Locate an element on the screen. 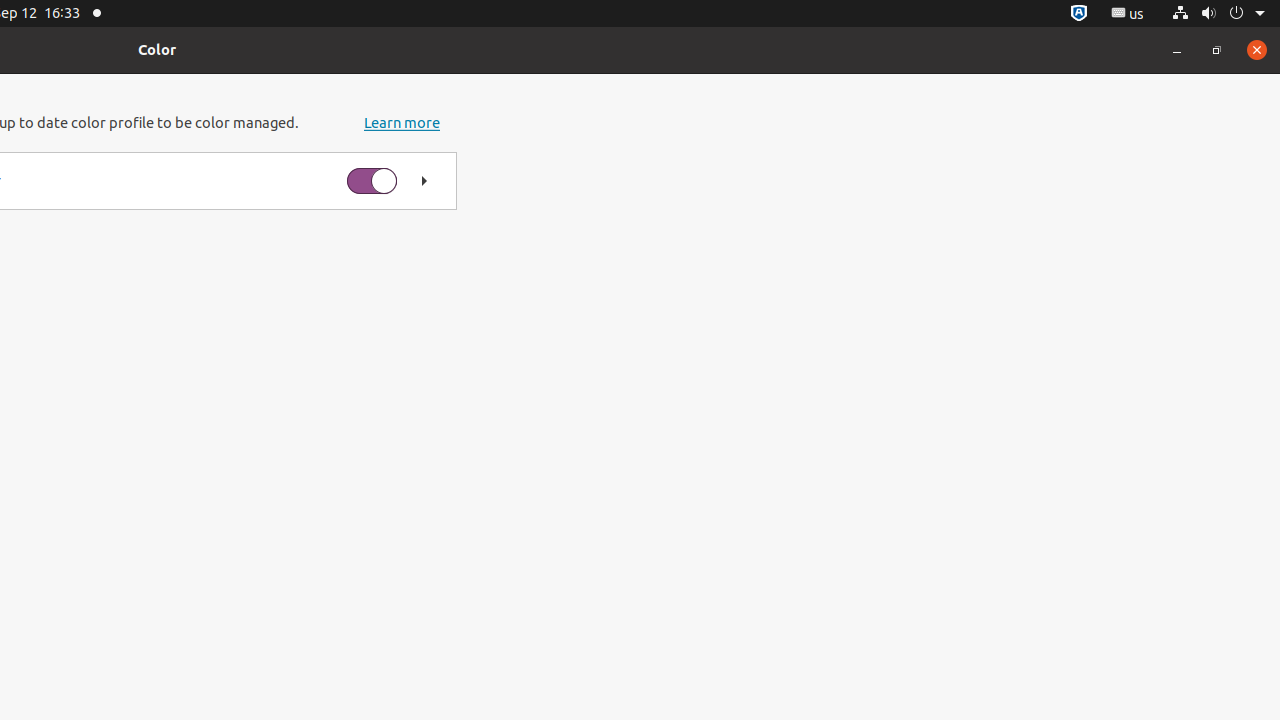  'Show color profiles for Q2790PQ Monitor' is located at coordinates (423, 181).